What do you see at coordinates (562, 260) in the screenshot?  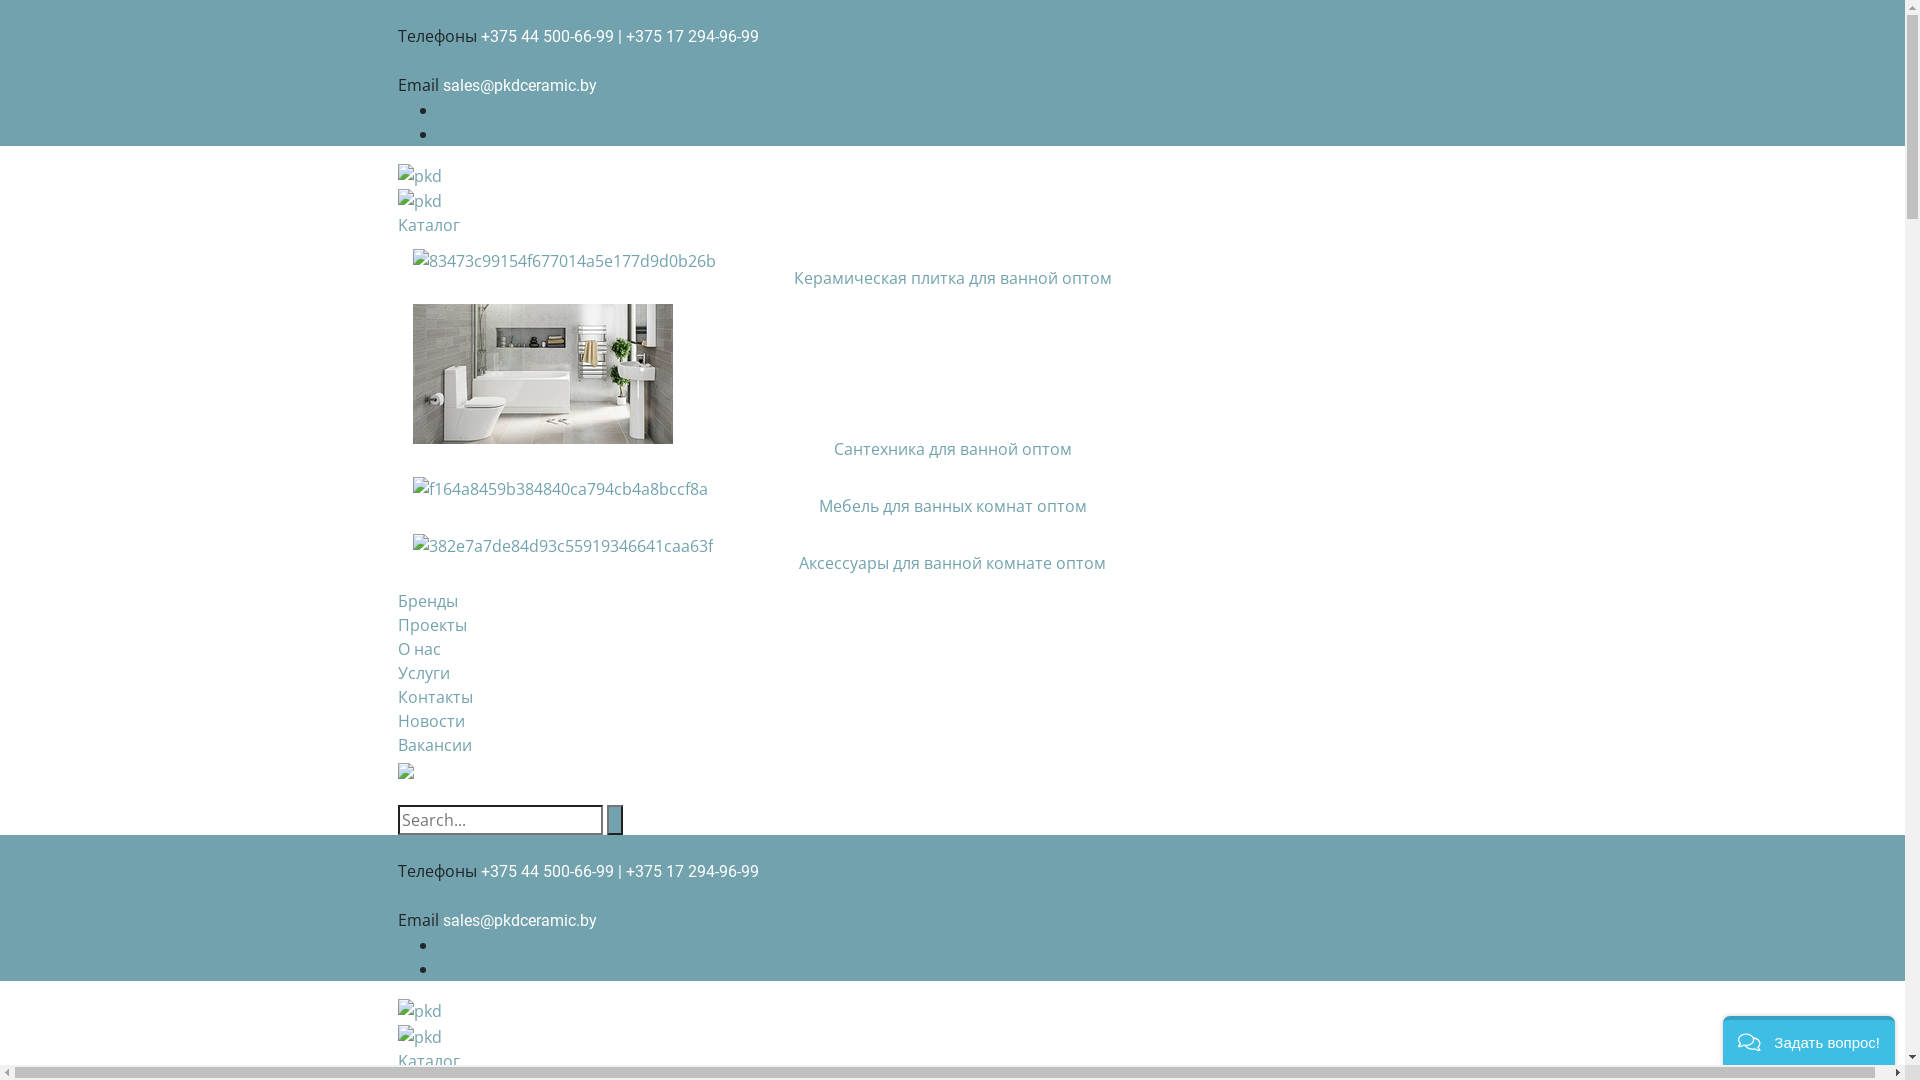 I see `'83473c99154f677014a5e177d9d0b26b'` at bounding box center [562, 260].